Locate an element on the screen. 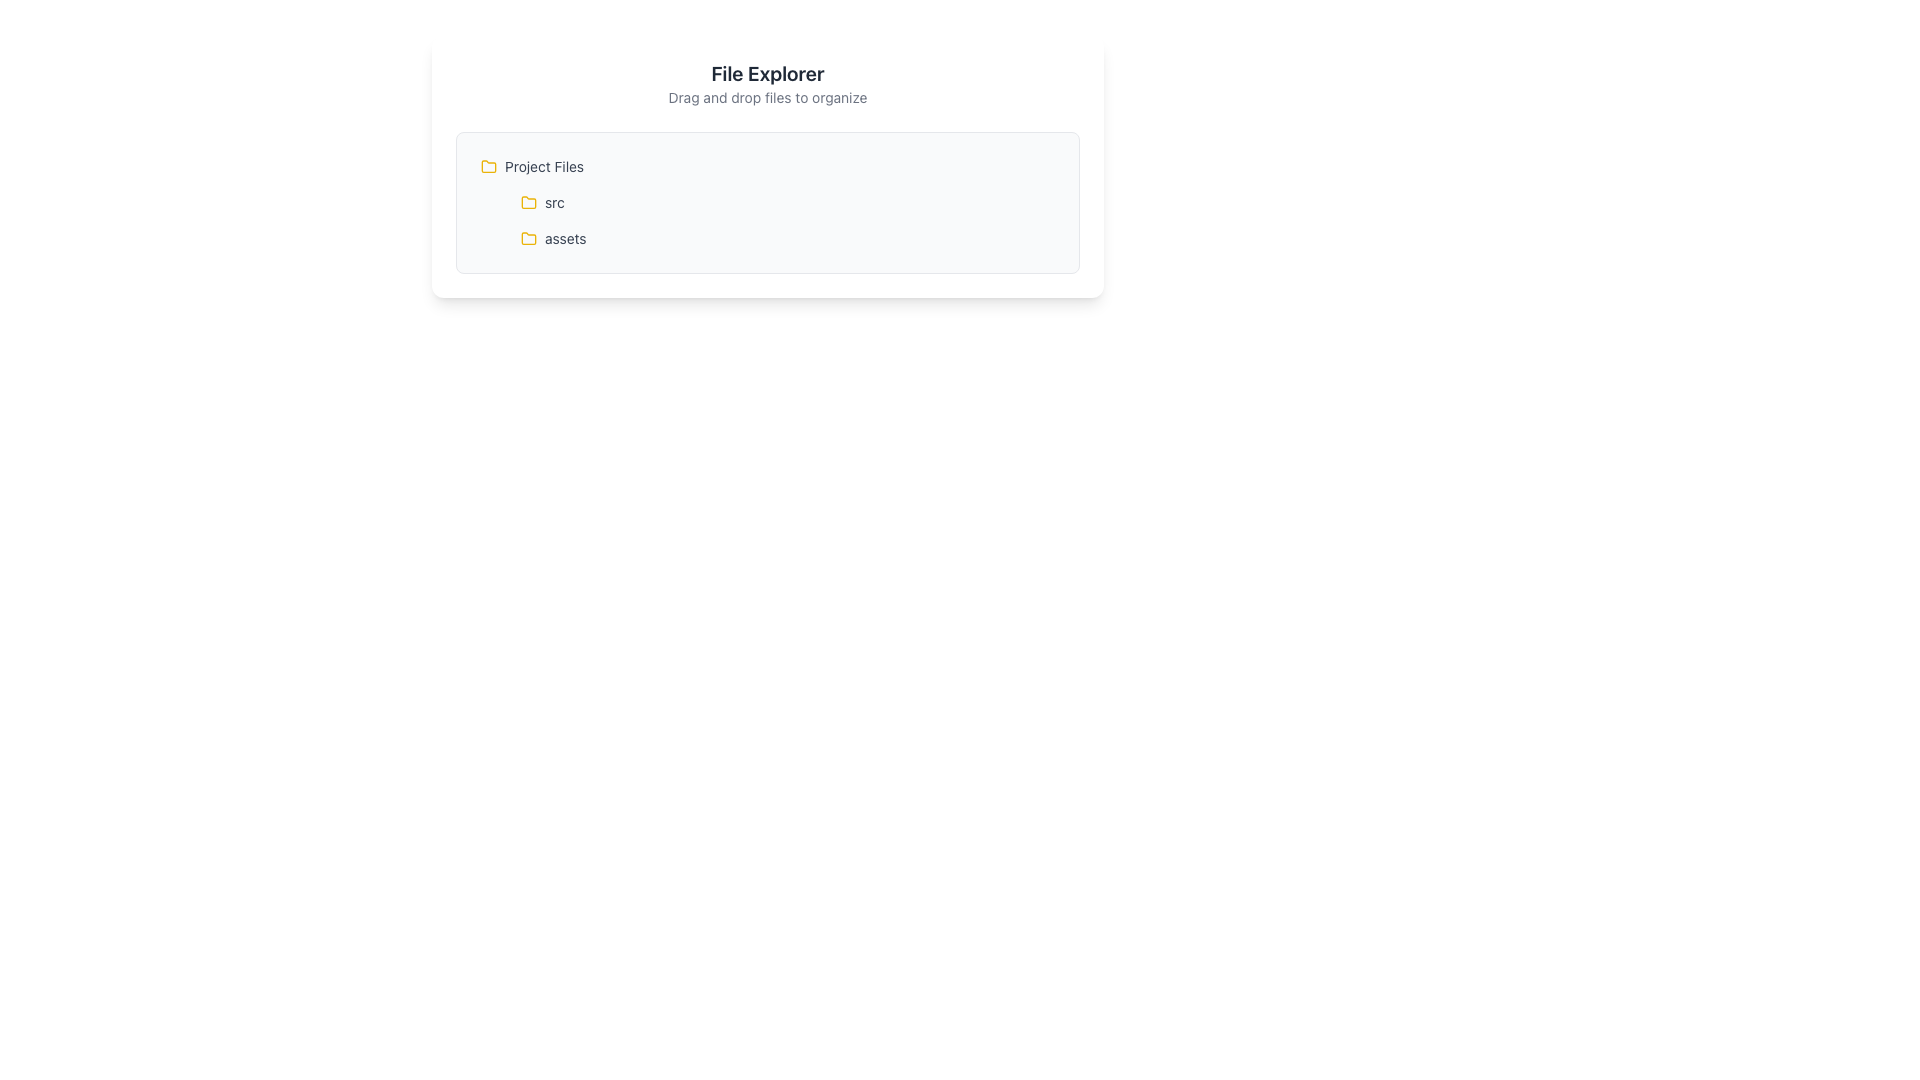 The image size is (1920, 1080). the small yellow folder icon located at the leftmost part of the entry labeled 'src' in the 'Project Files' section of the file explorer is located at coordinates (528, 203).